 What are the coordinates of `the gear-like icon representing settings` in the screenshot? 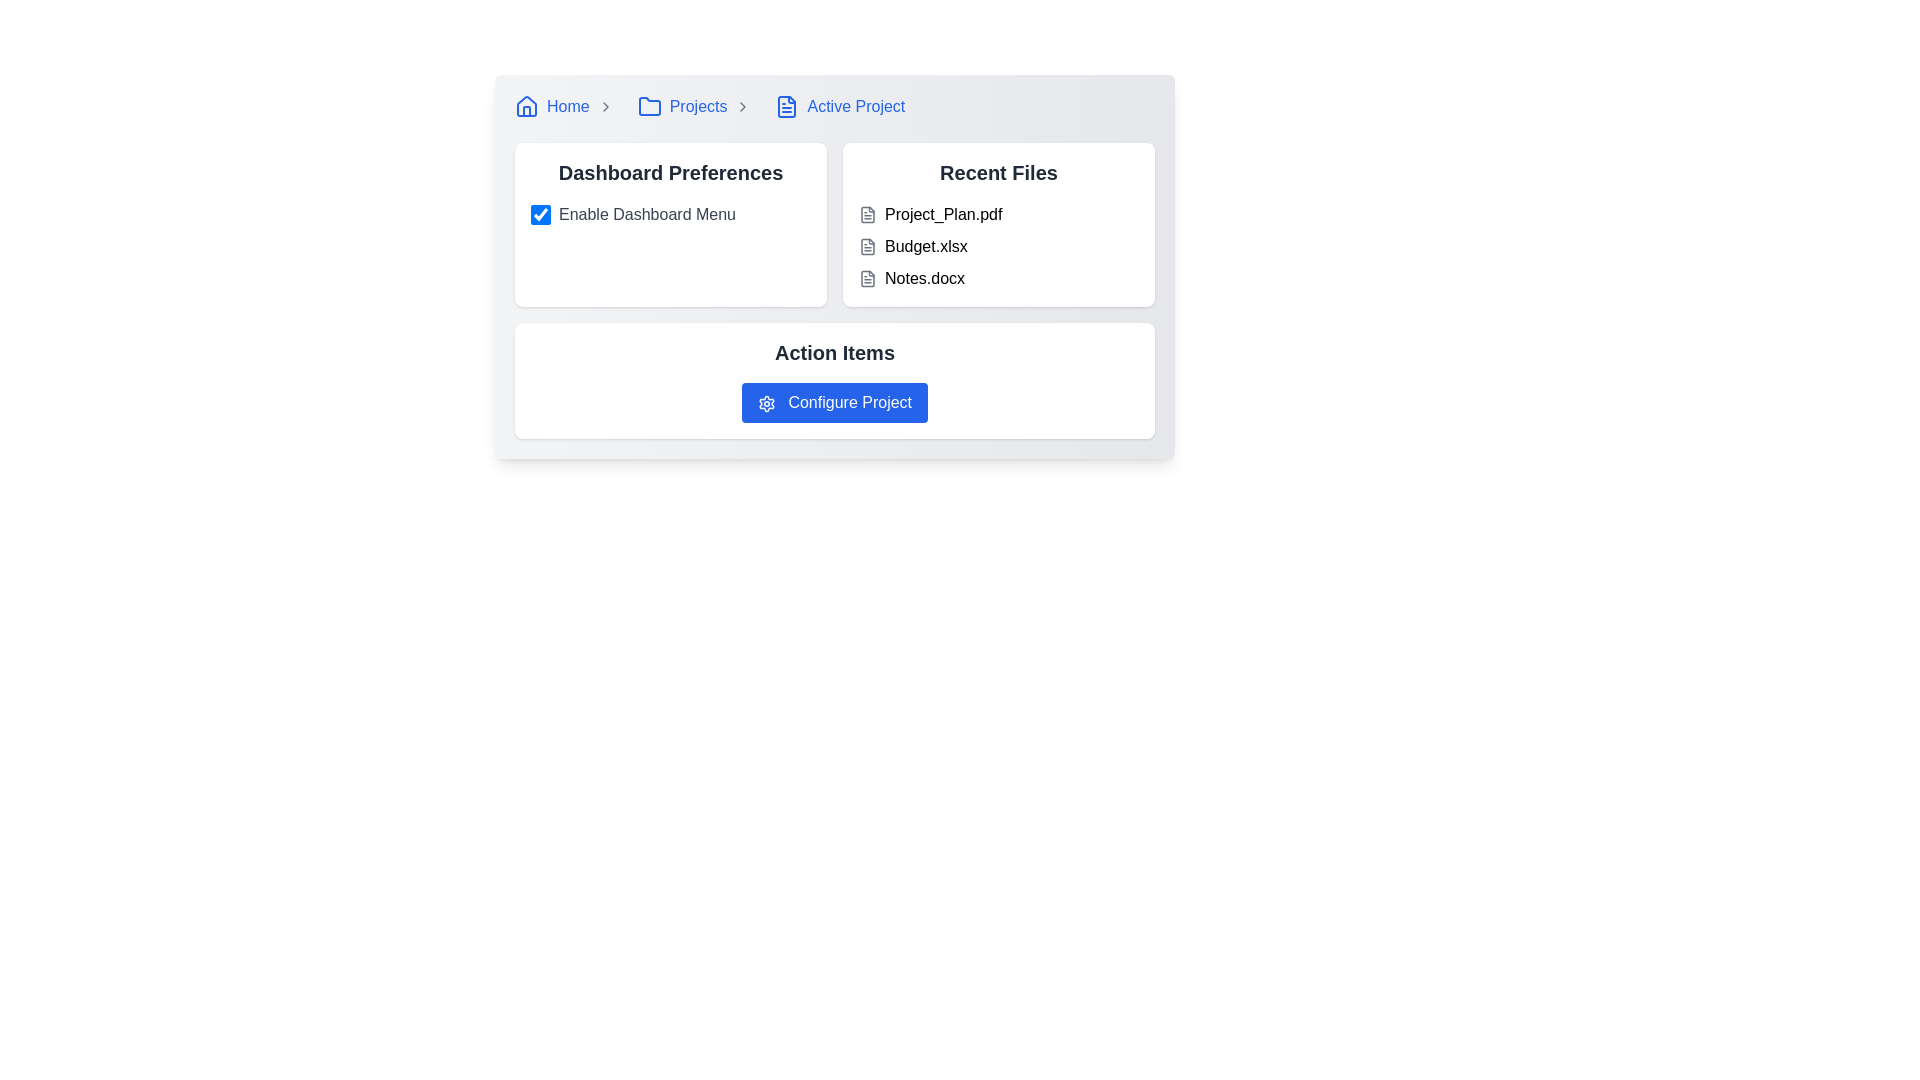 It's located at (766, 403).